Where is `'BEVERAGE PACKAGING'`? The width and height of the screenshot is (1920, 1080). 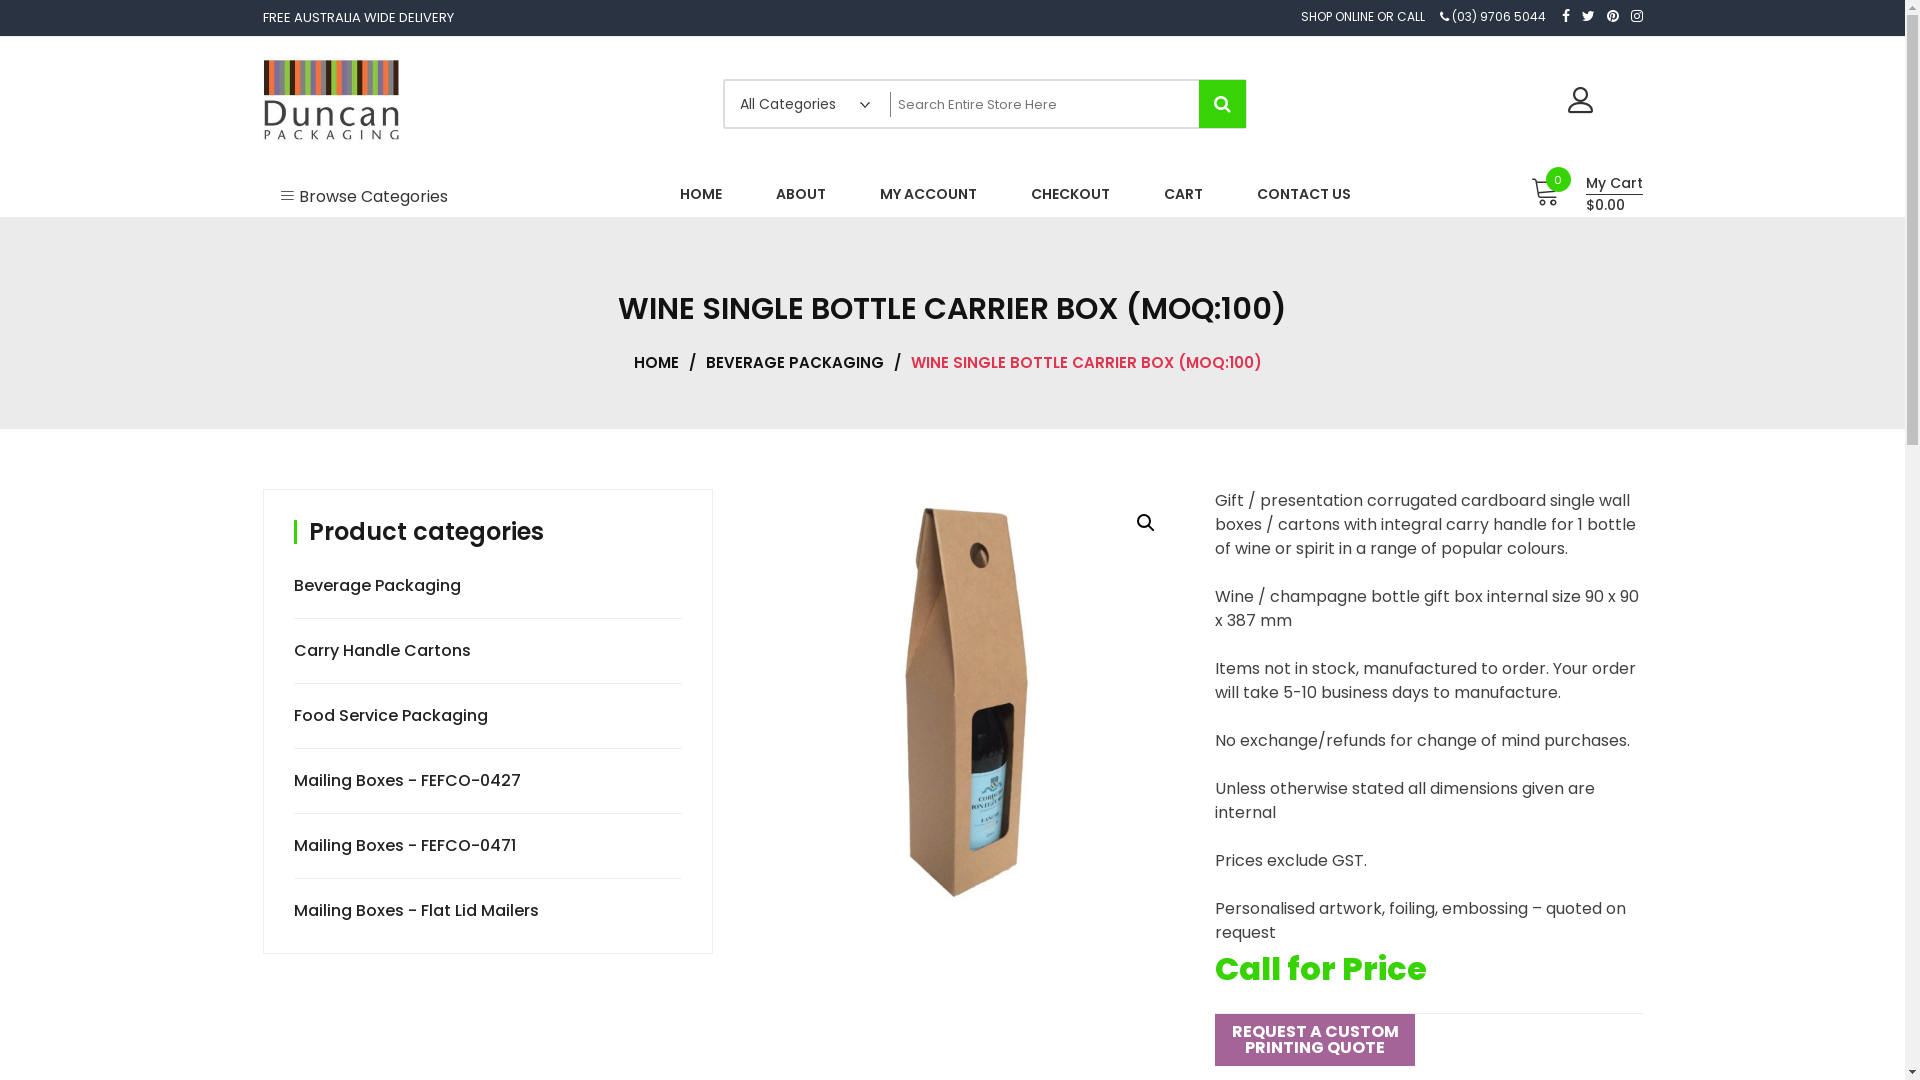
'BEVERAGE PACKAGING' is located at coordinates (800, 362).